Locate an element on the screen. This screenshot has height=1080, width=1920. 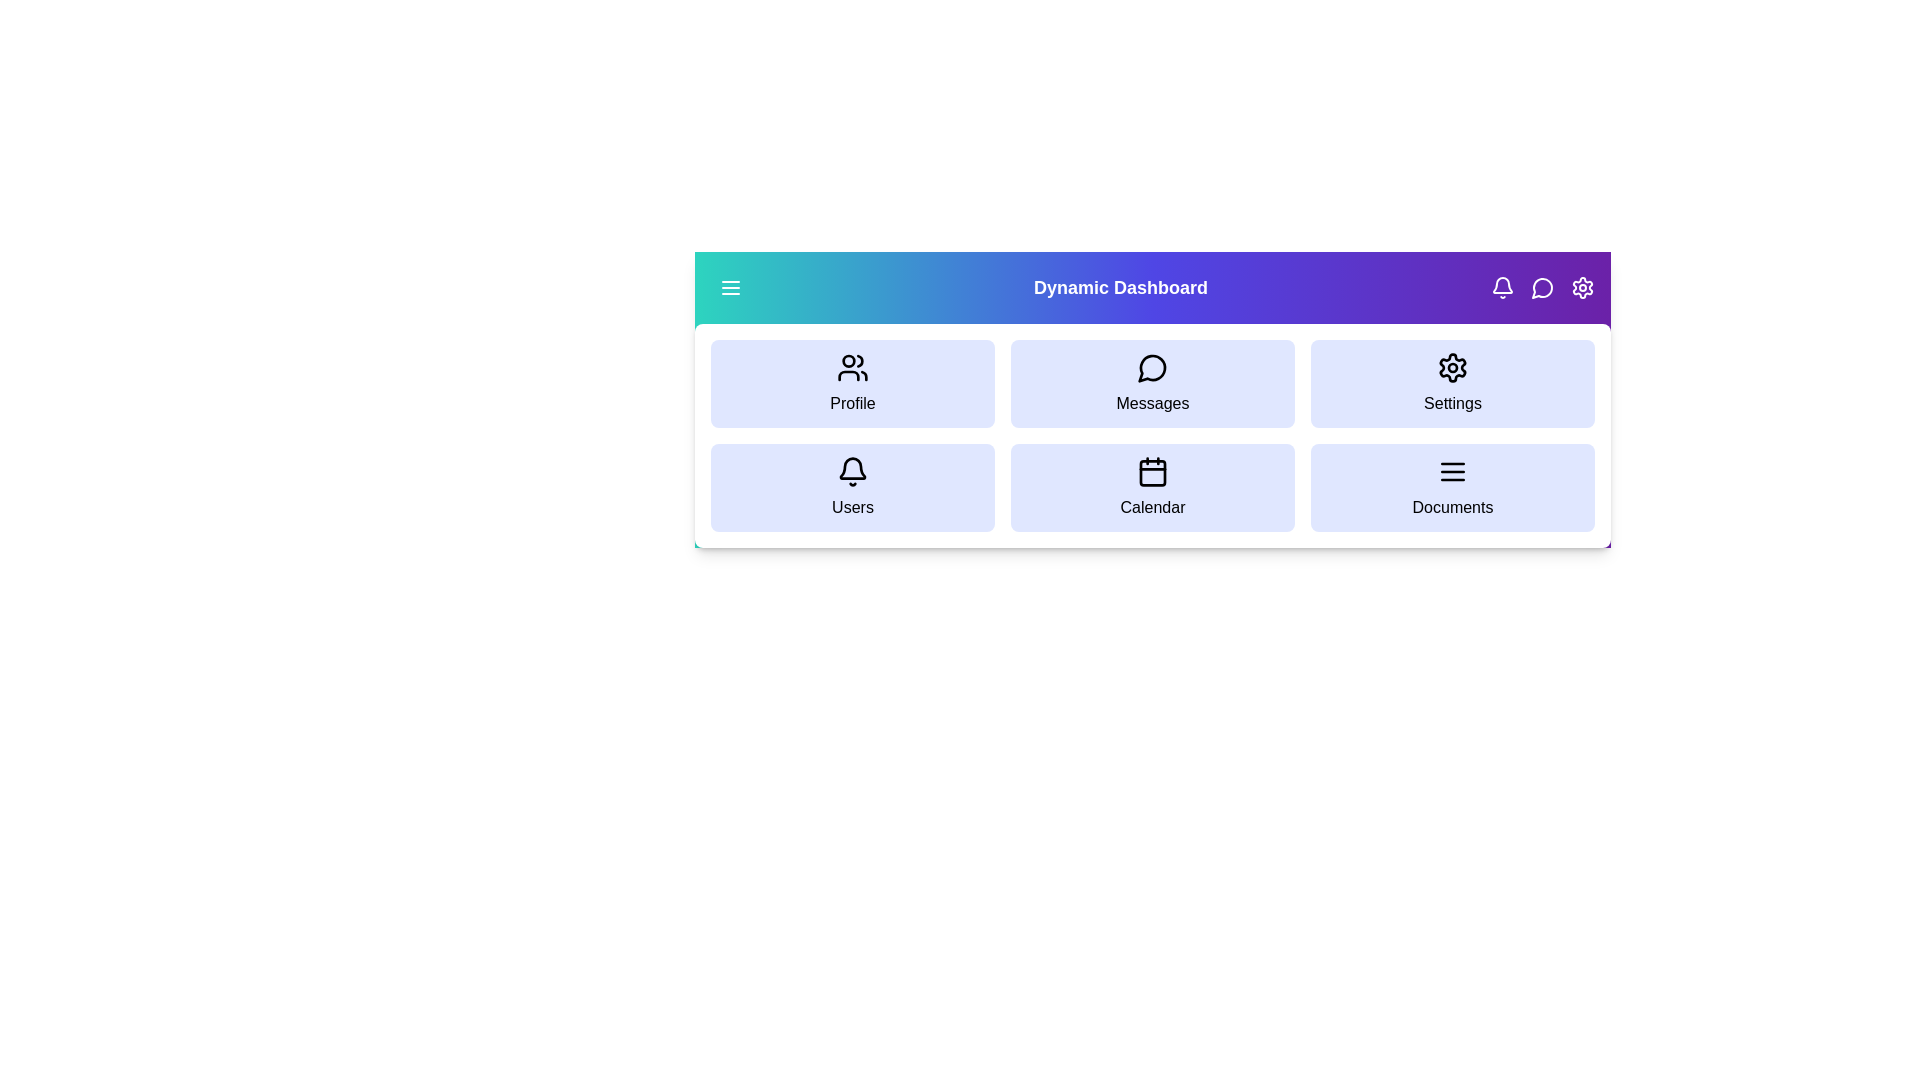
the 'Messages' button to open the messages section is located at coordinates (1152, 384).